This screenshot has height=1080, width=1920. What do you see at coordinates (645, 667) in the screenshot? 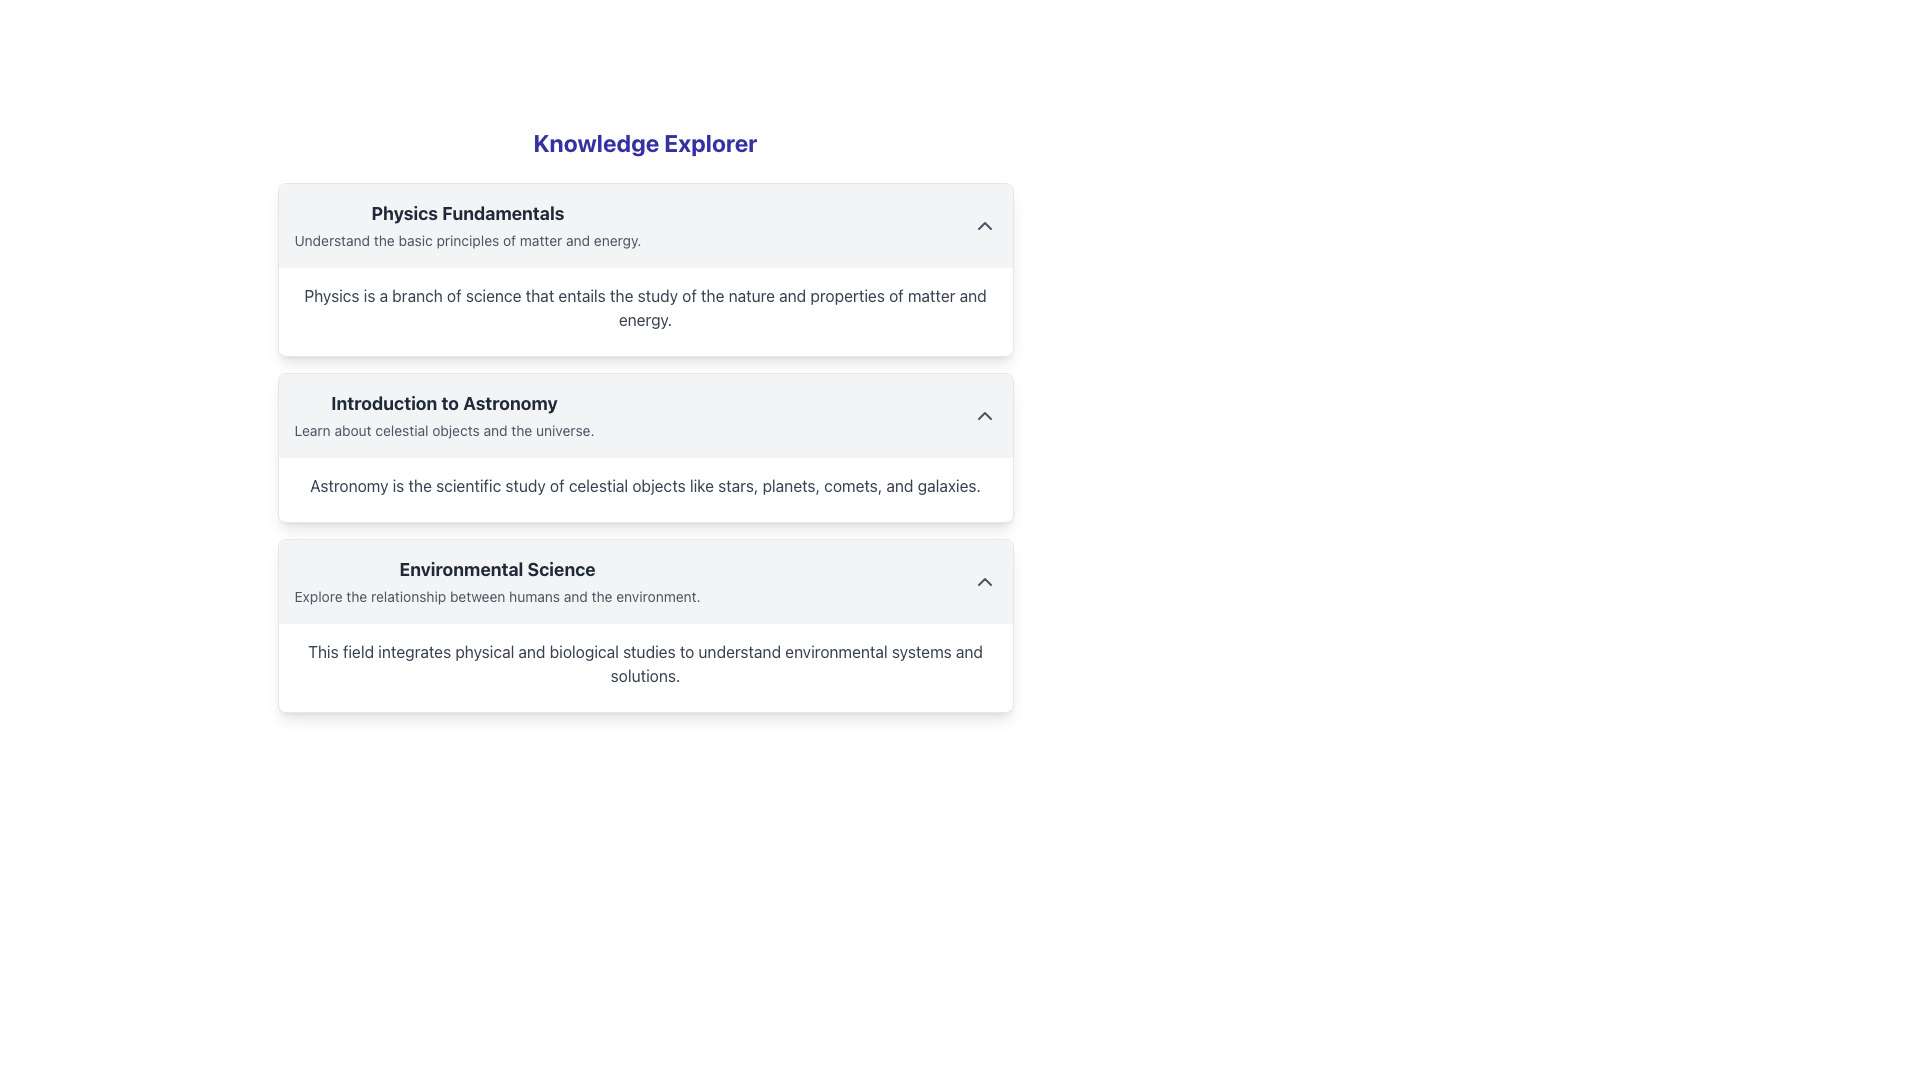
I see `text block displaying the message about environmental systems and solutions, located under the 'Environmental Science' section` at bounding box center [645, 667].